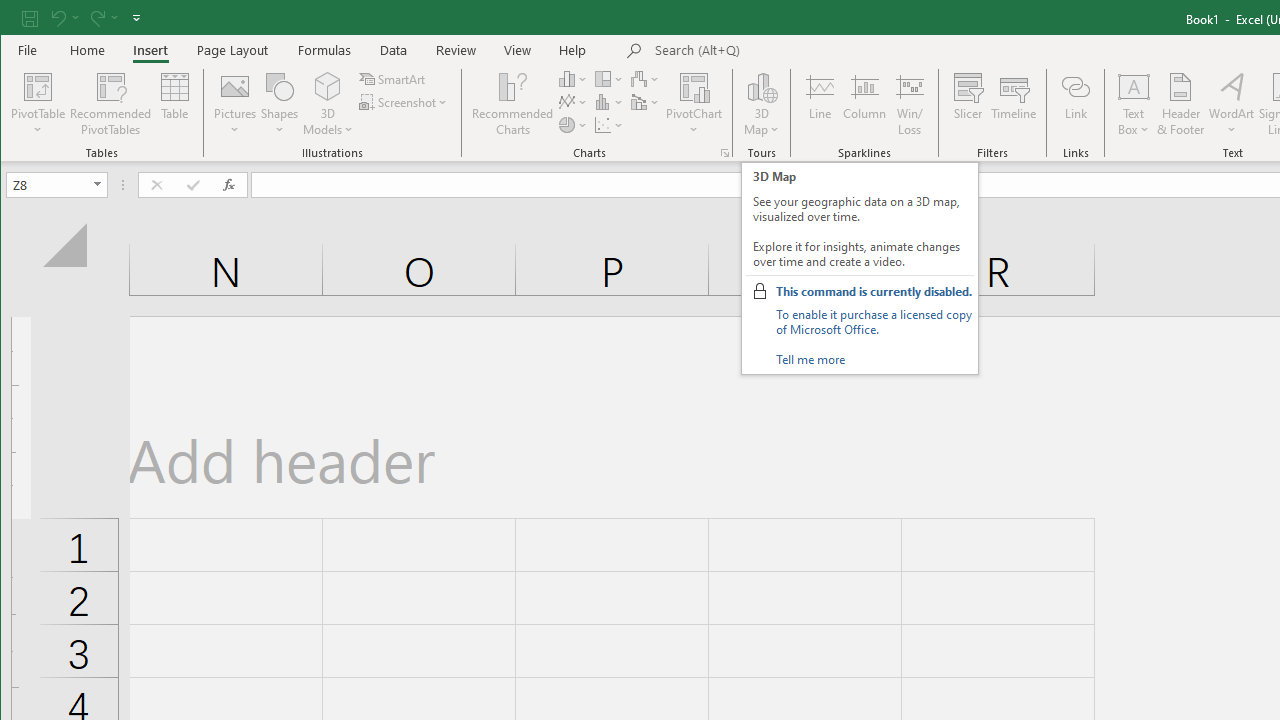  Describe the element at coordinates (793, 50) in the screenshot. I see `'Microsoft search'` at that location.